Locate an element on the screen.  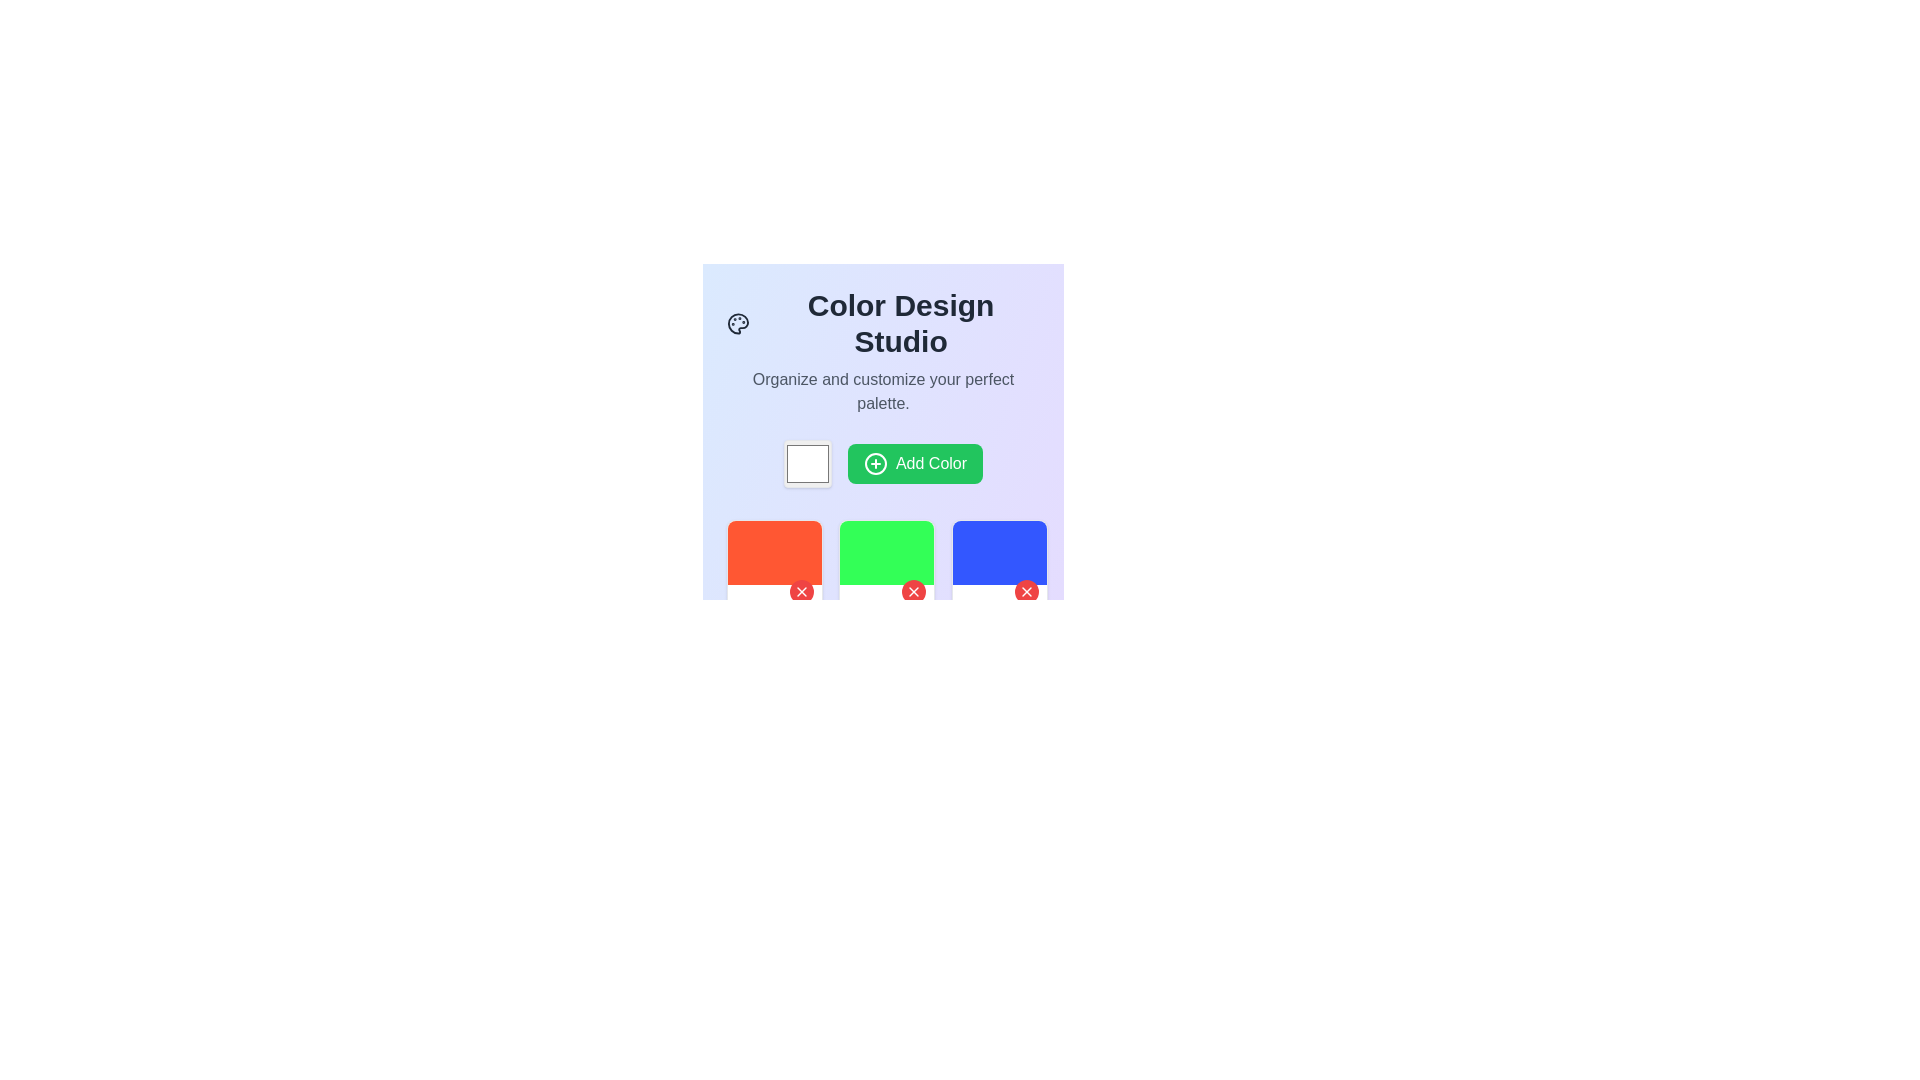
the vibrant red circular button with a white 'X' icon located at the bottom right corner of the blue card is located at coordinates (1026, 590).